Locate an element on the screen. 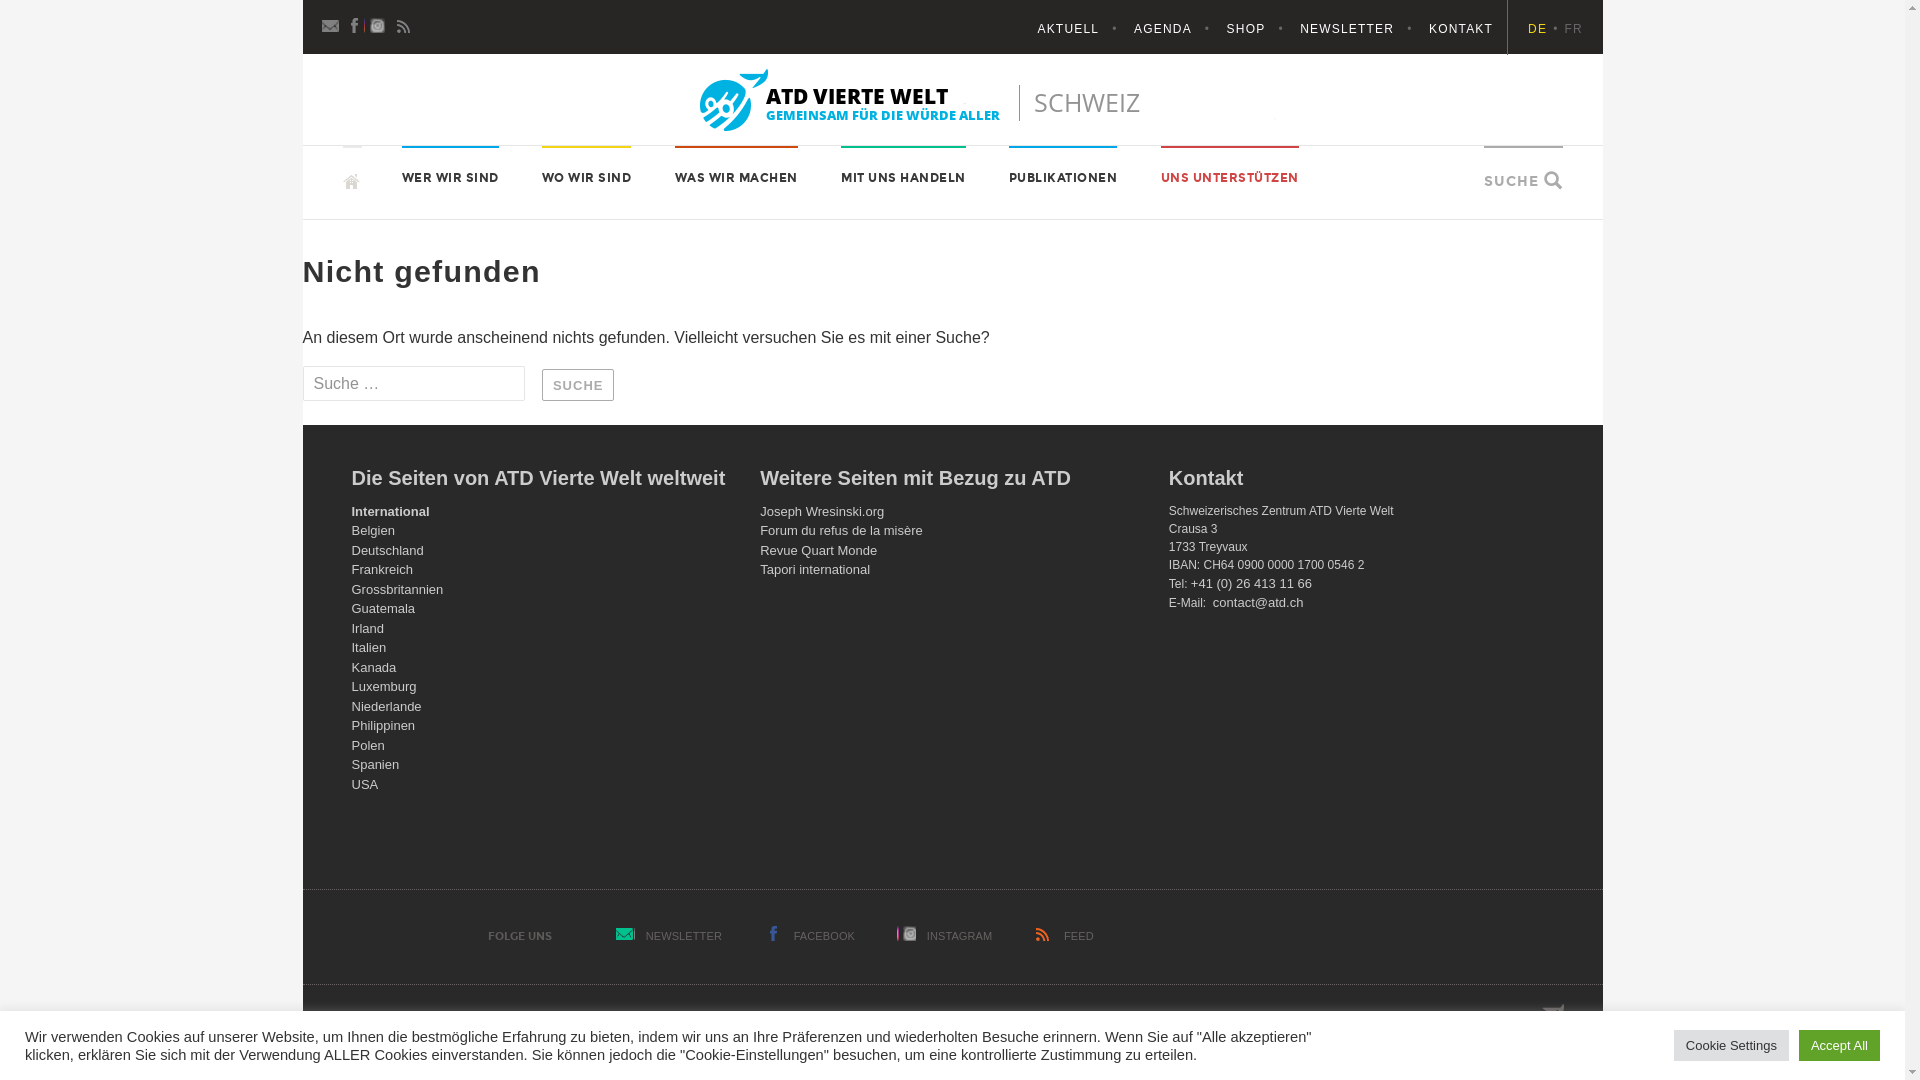  'AGENDA' is located at coordinates (1133, 29).